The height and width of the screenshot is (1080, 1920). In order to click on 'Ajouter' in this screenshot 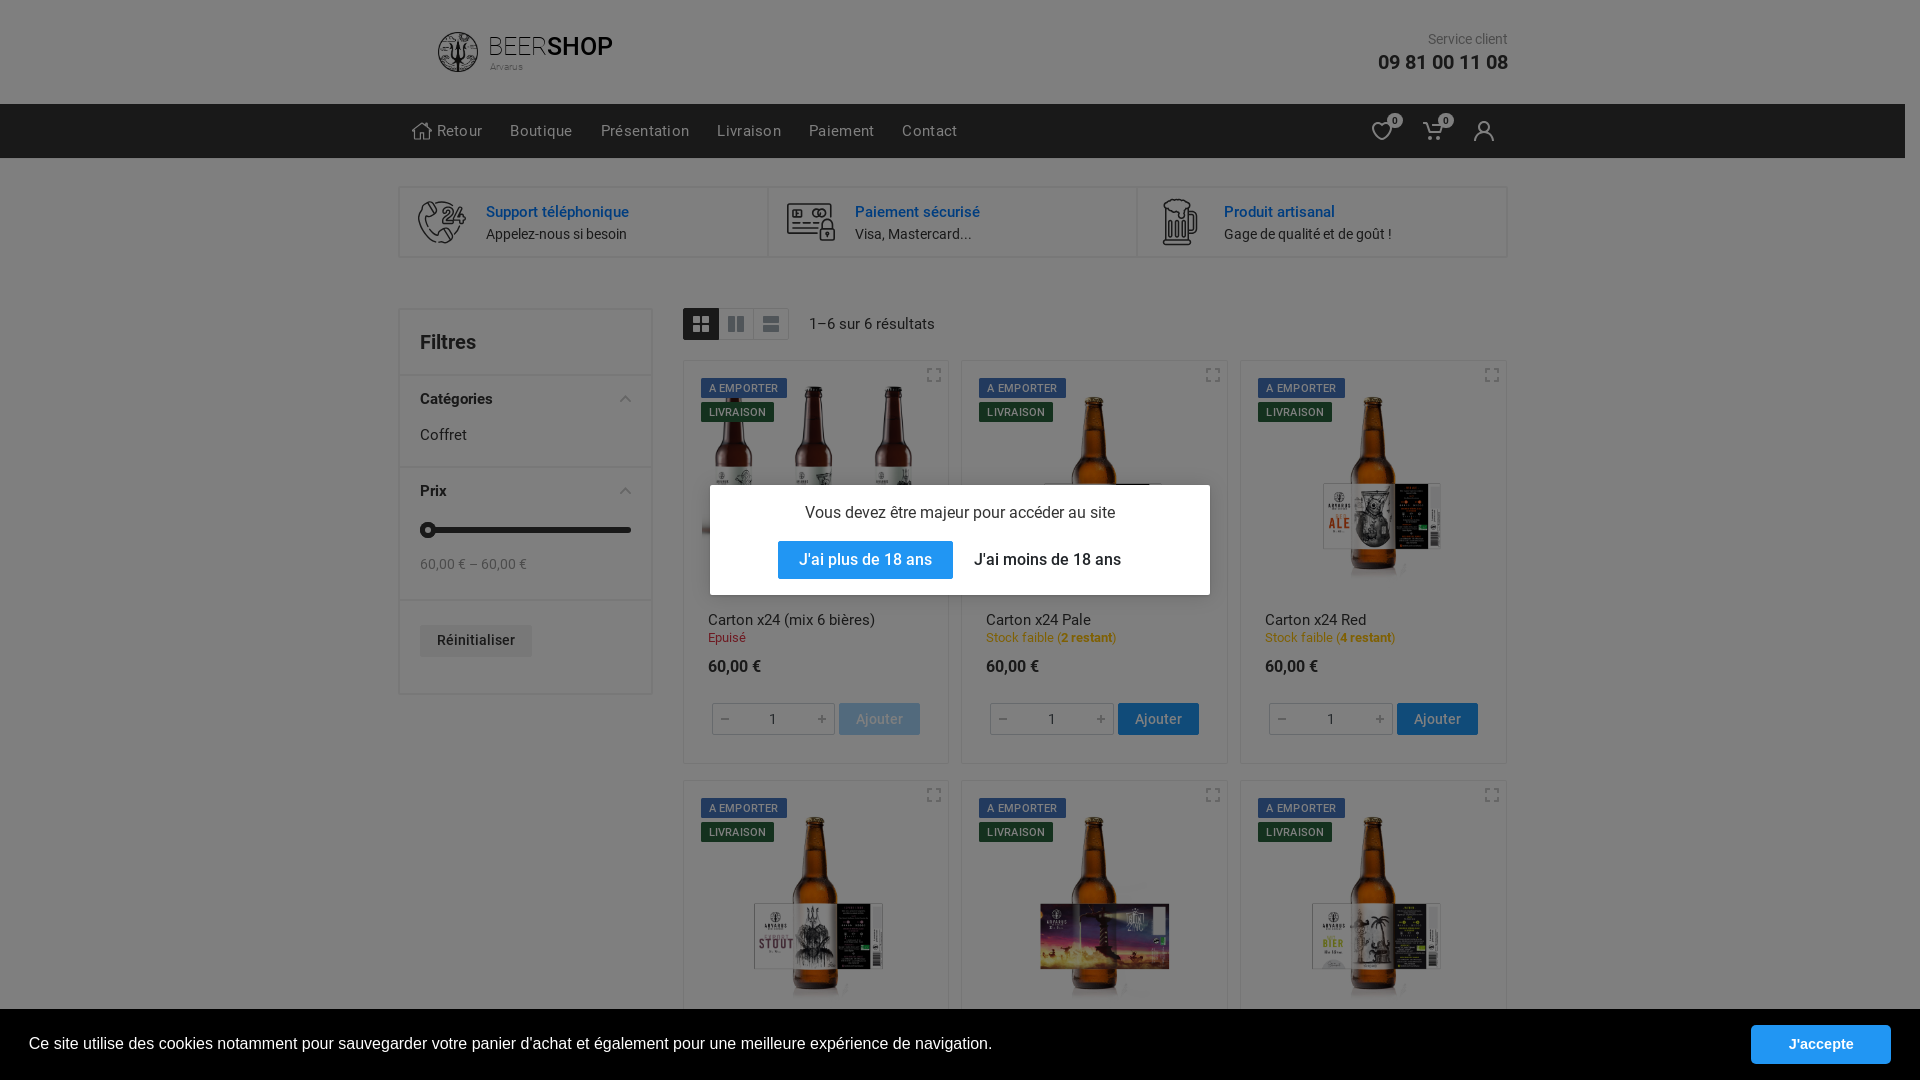, I will do `click(1436, 717)`.